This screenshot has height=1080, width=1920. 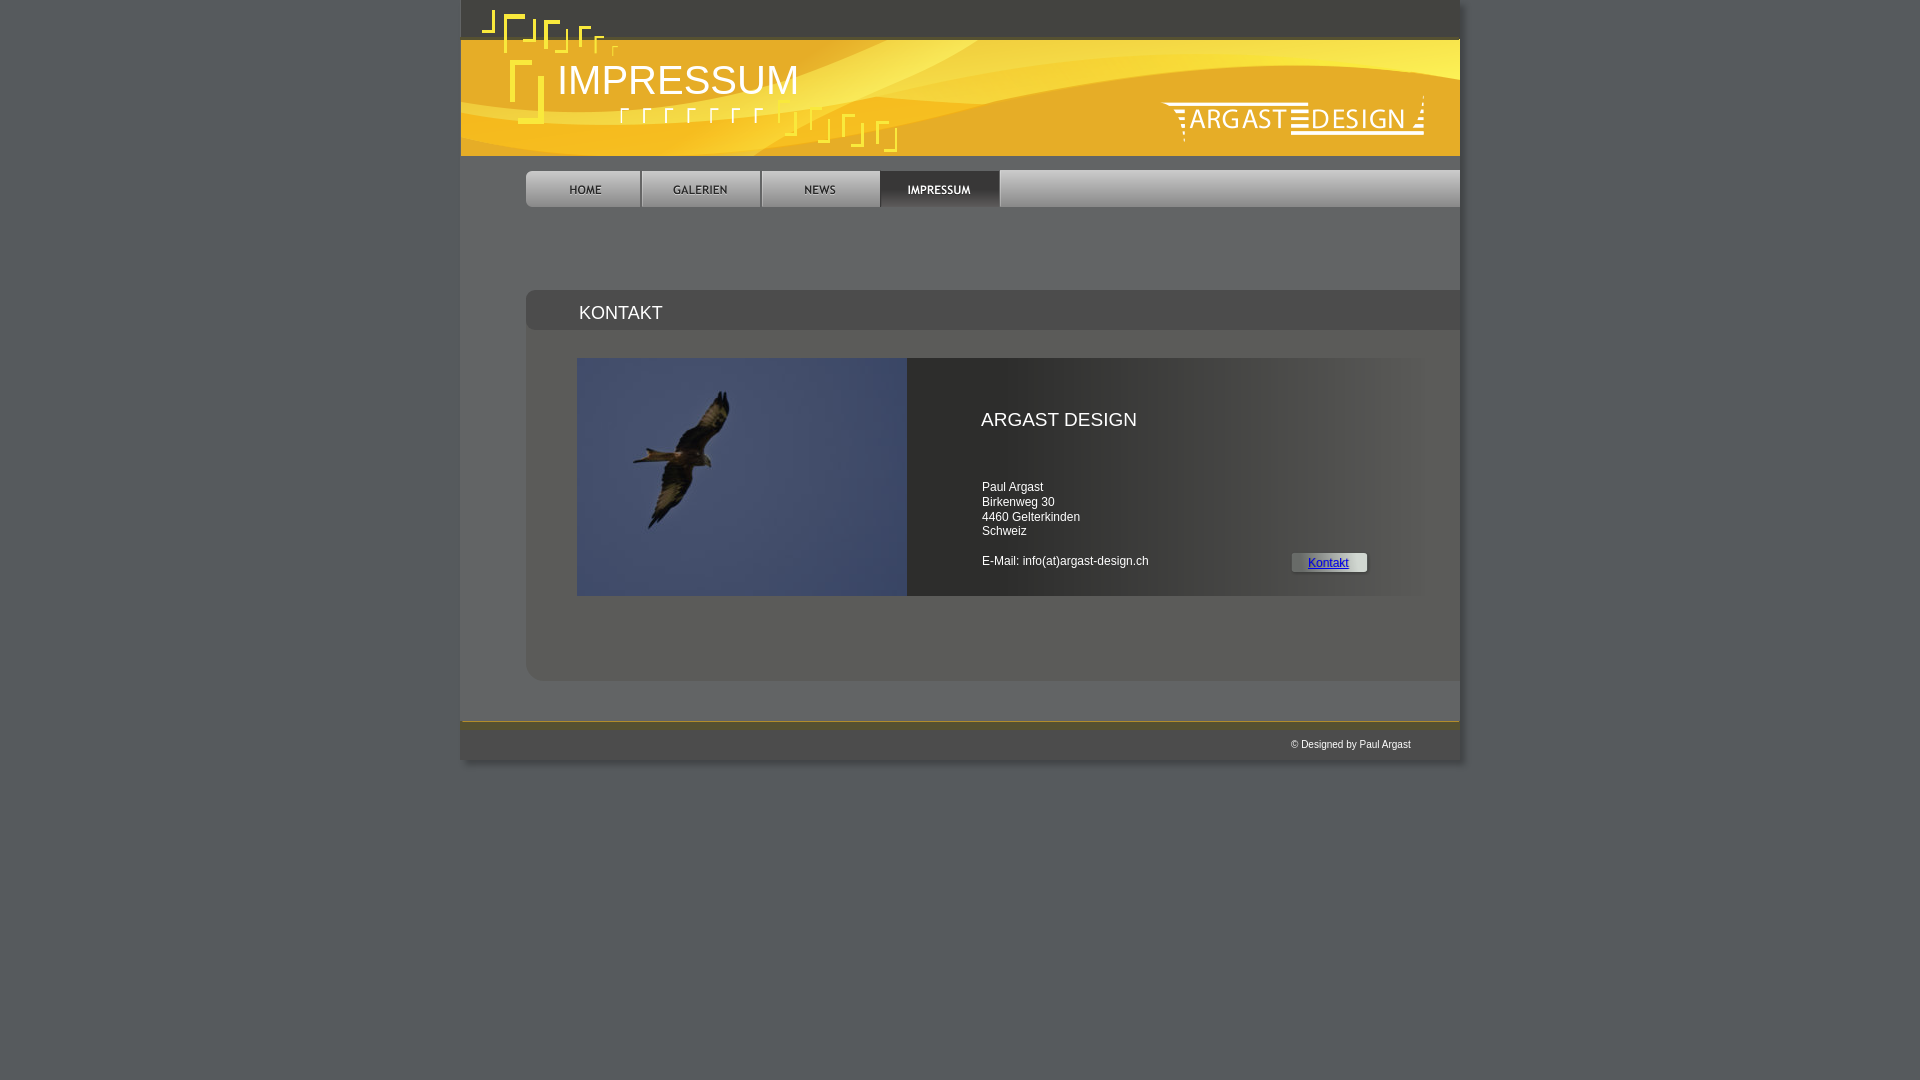 I want to click on 'Kontakt', so click(x=1308, y=563).